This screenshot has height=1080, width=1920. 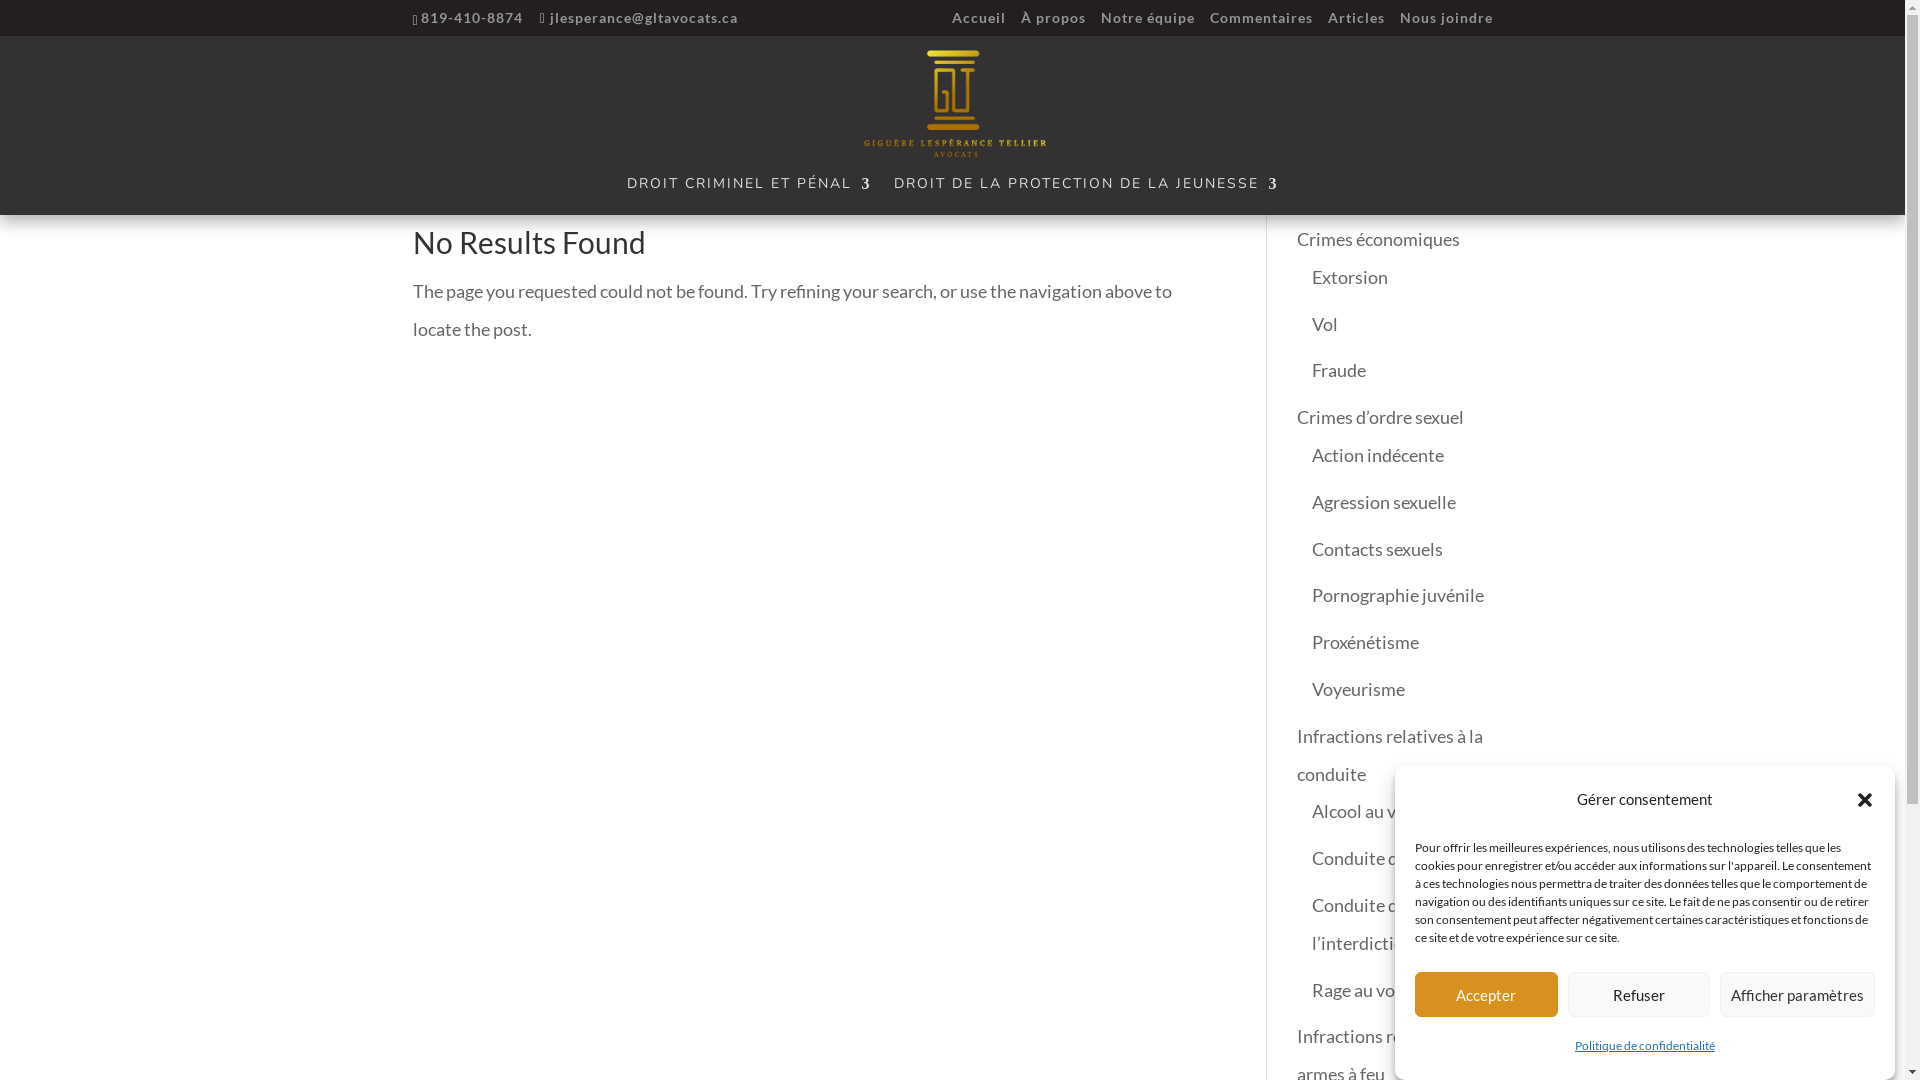 I want to click on 'Articles', so click(x=1328, y=22).